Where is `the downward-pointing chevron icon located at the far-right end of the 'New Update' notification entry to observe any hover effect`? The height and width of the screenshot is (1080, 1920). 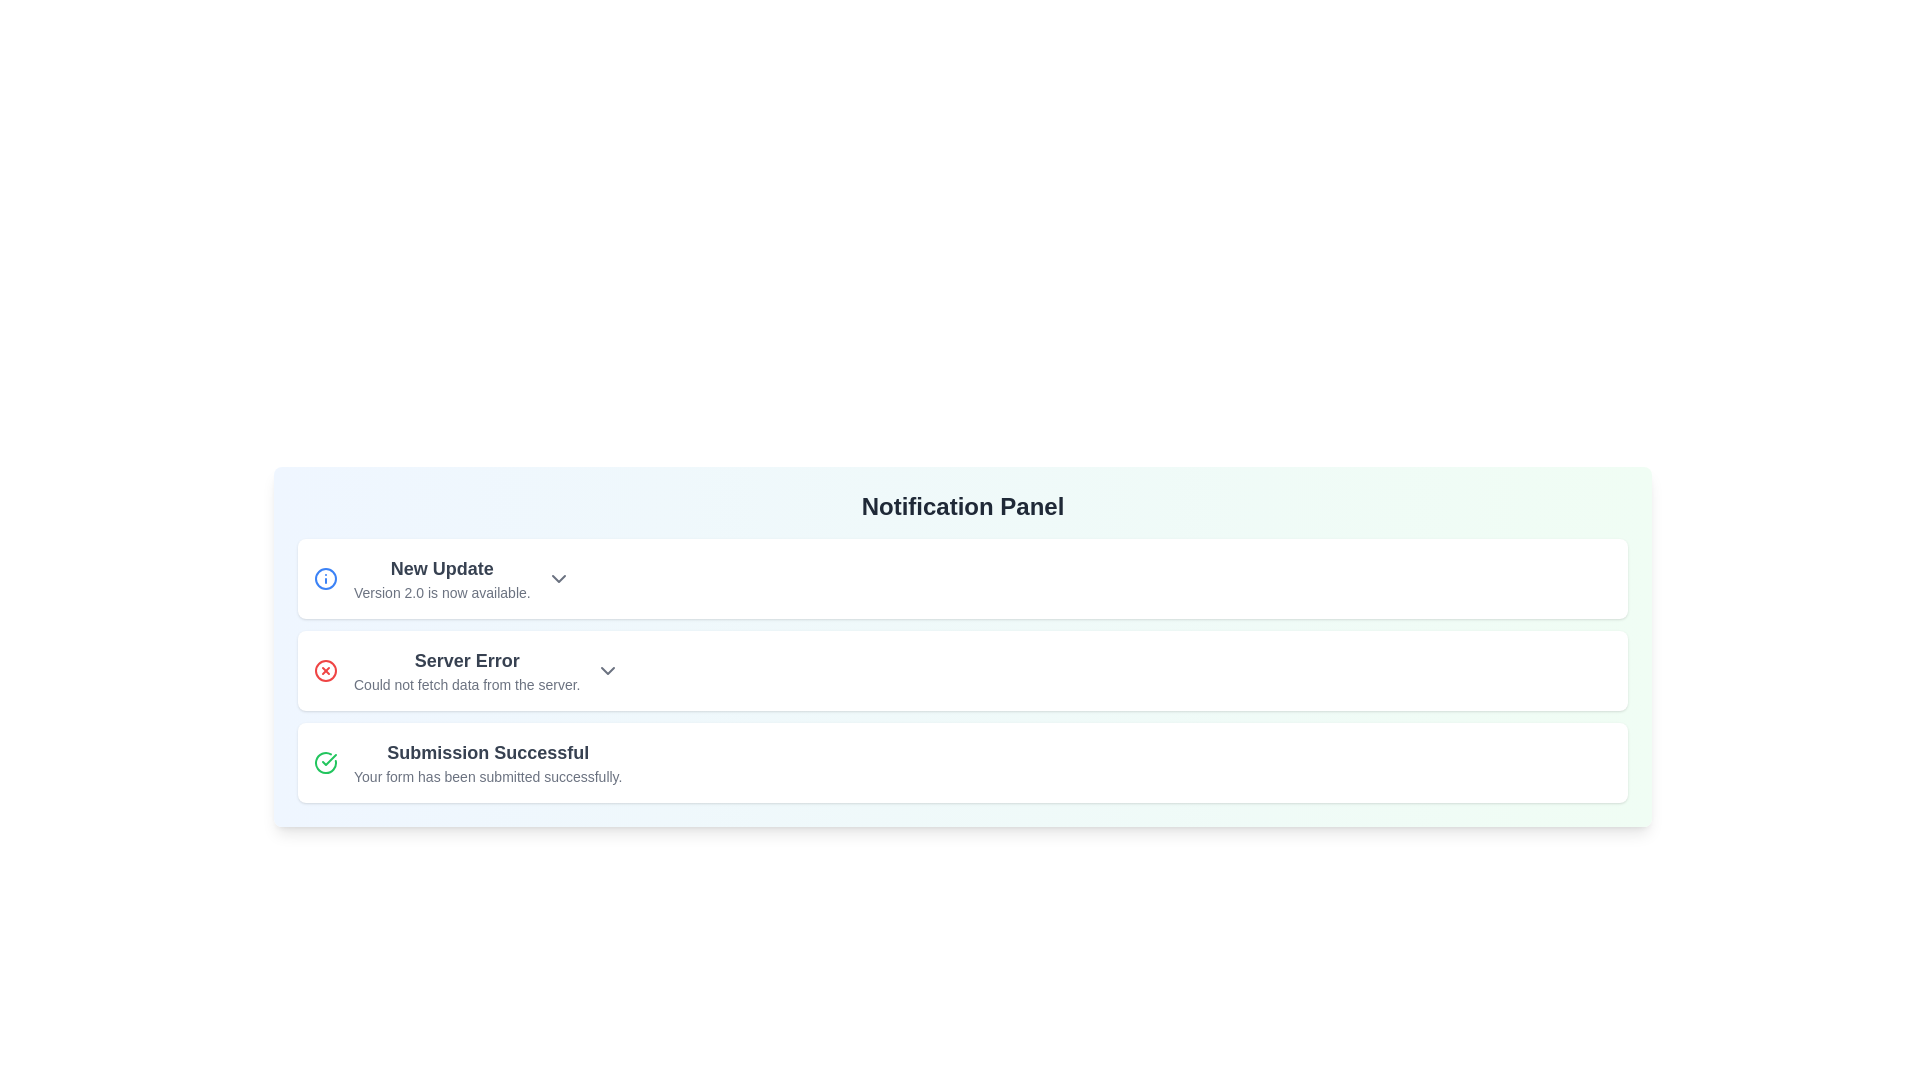
the downward-pointing chevron icon located at the far-right end of the 'New Update' notification entry to observe any hover effect is located at coordinates (558, 578).